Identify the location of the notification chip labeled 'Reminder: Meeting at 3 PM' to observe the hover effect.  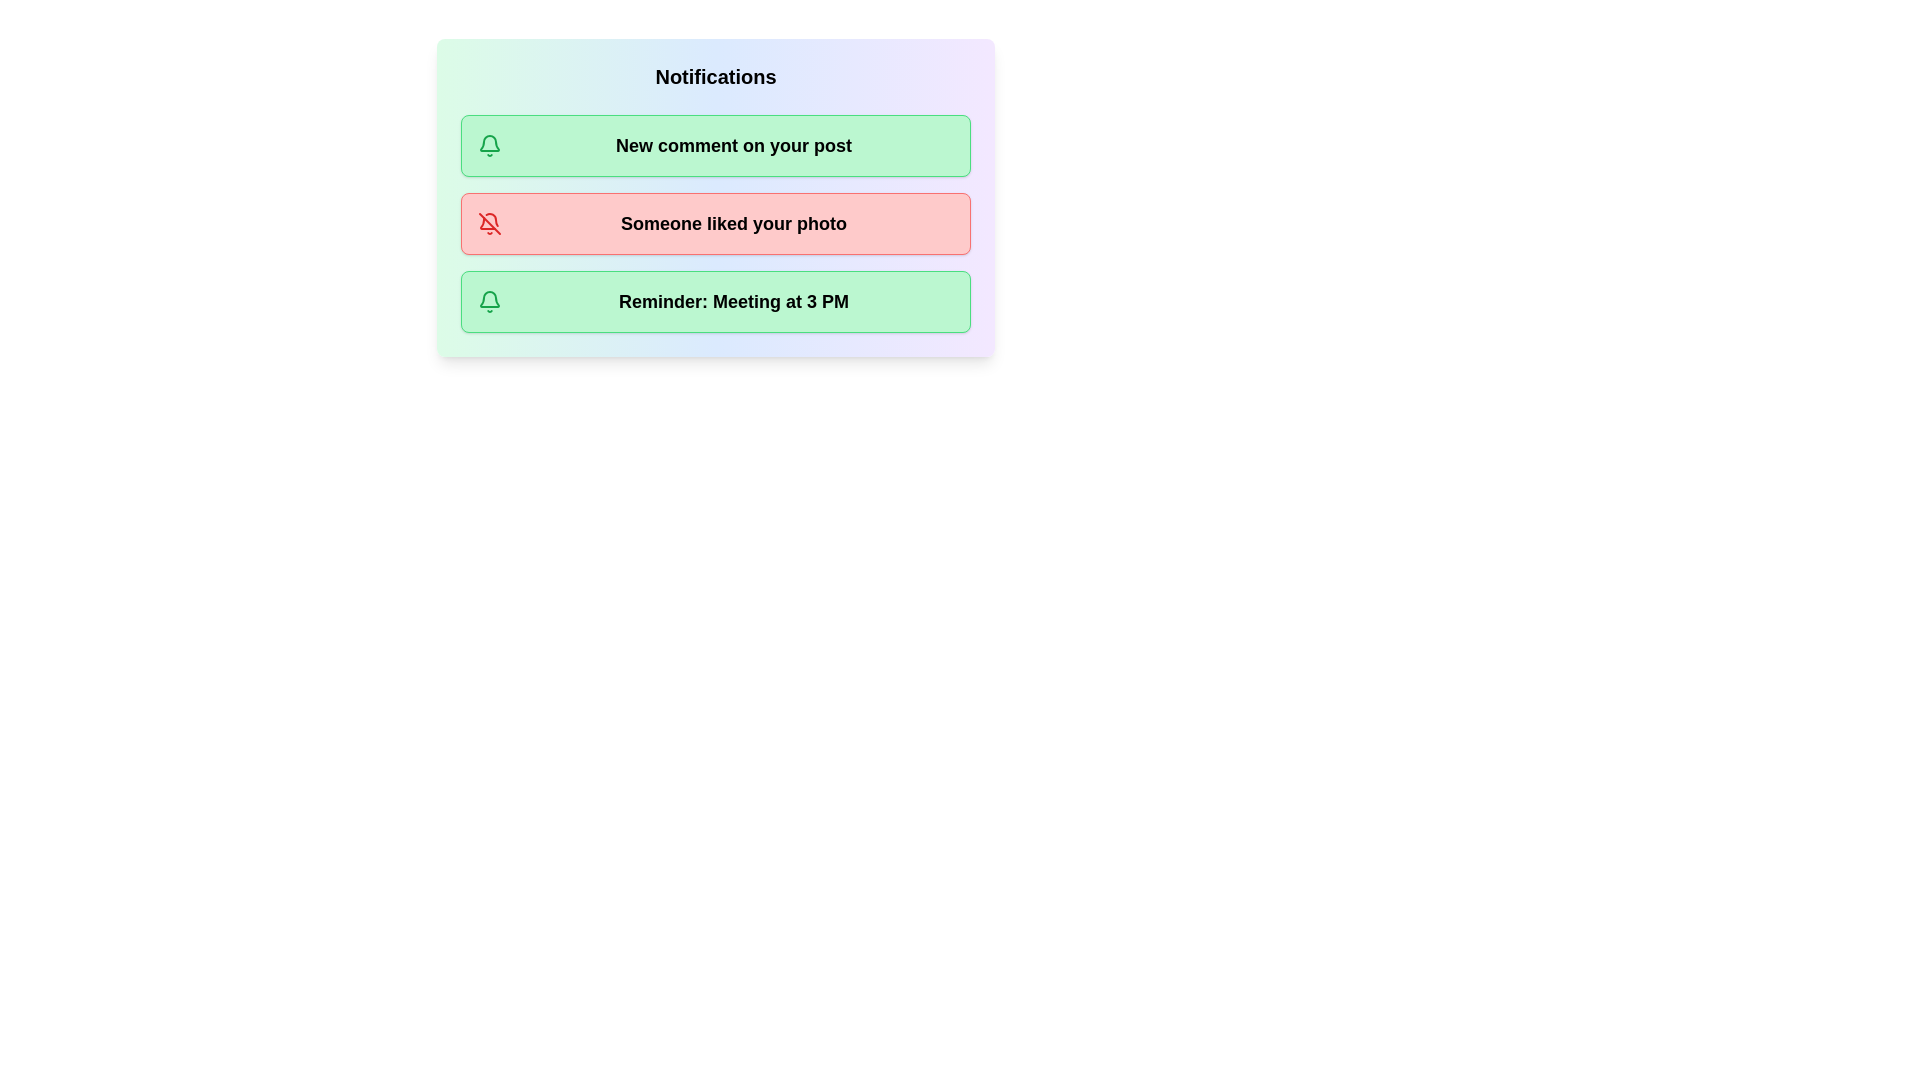
(715, 301).